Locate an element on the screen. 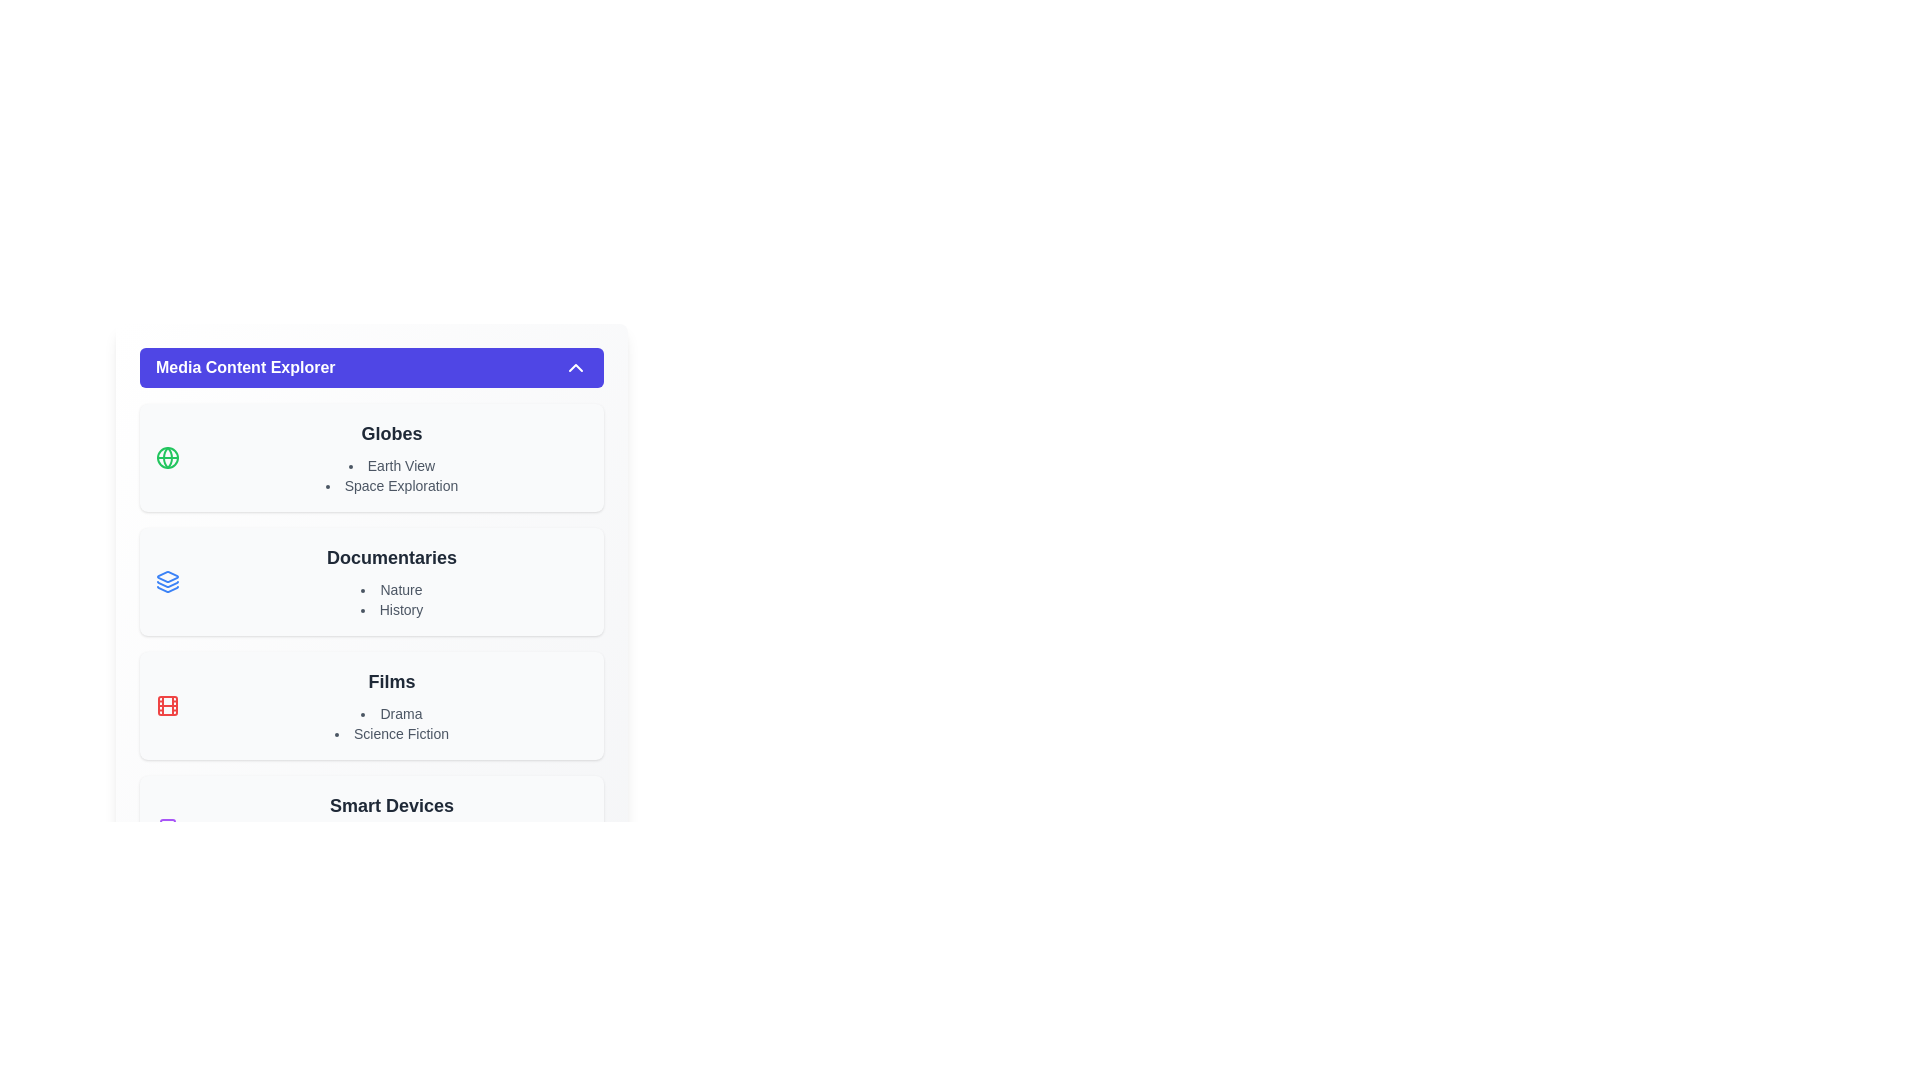  the chevron icon in the 'Media Content Explorer' header bar is located at coordinates (575, 367).